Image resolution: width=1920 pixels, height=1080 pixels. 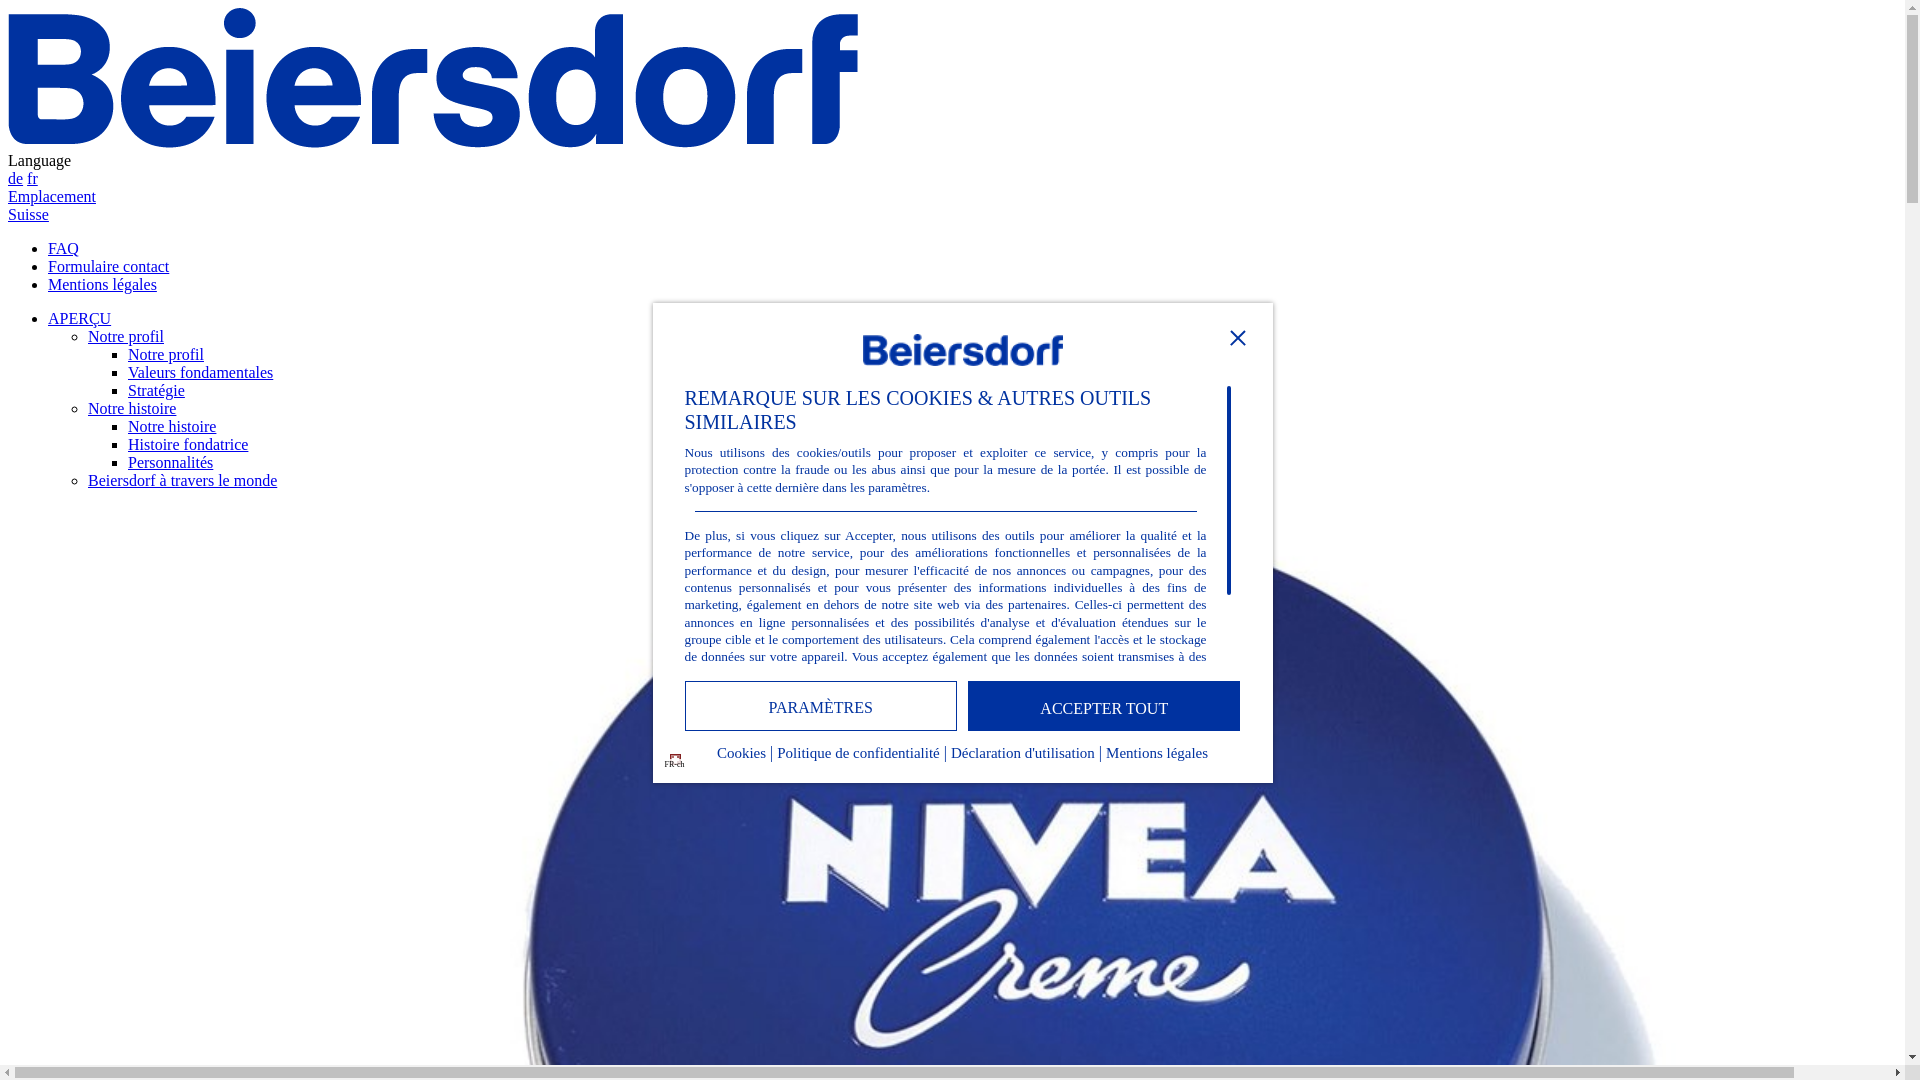 What do you see at coordinates (127, 443) in the screenshot?
I see `'Histoire fondatrice'` at bounding box center [127, 443].